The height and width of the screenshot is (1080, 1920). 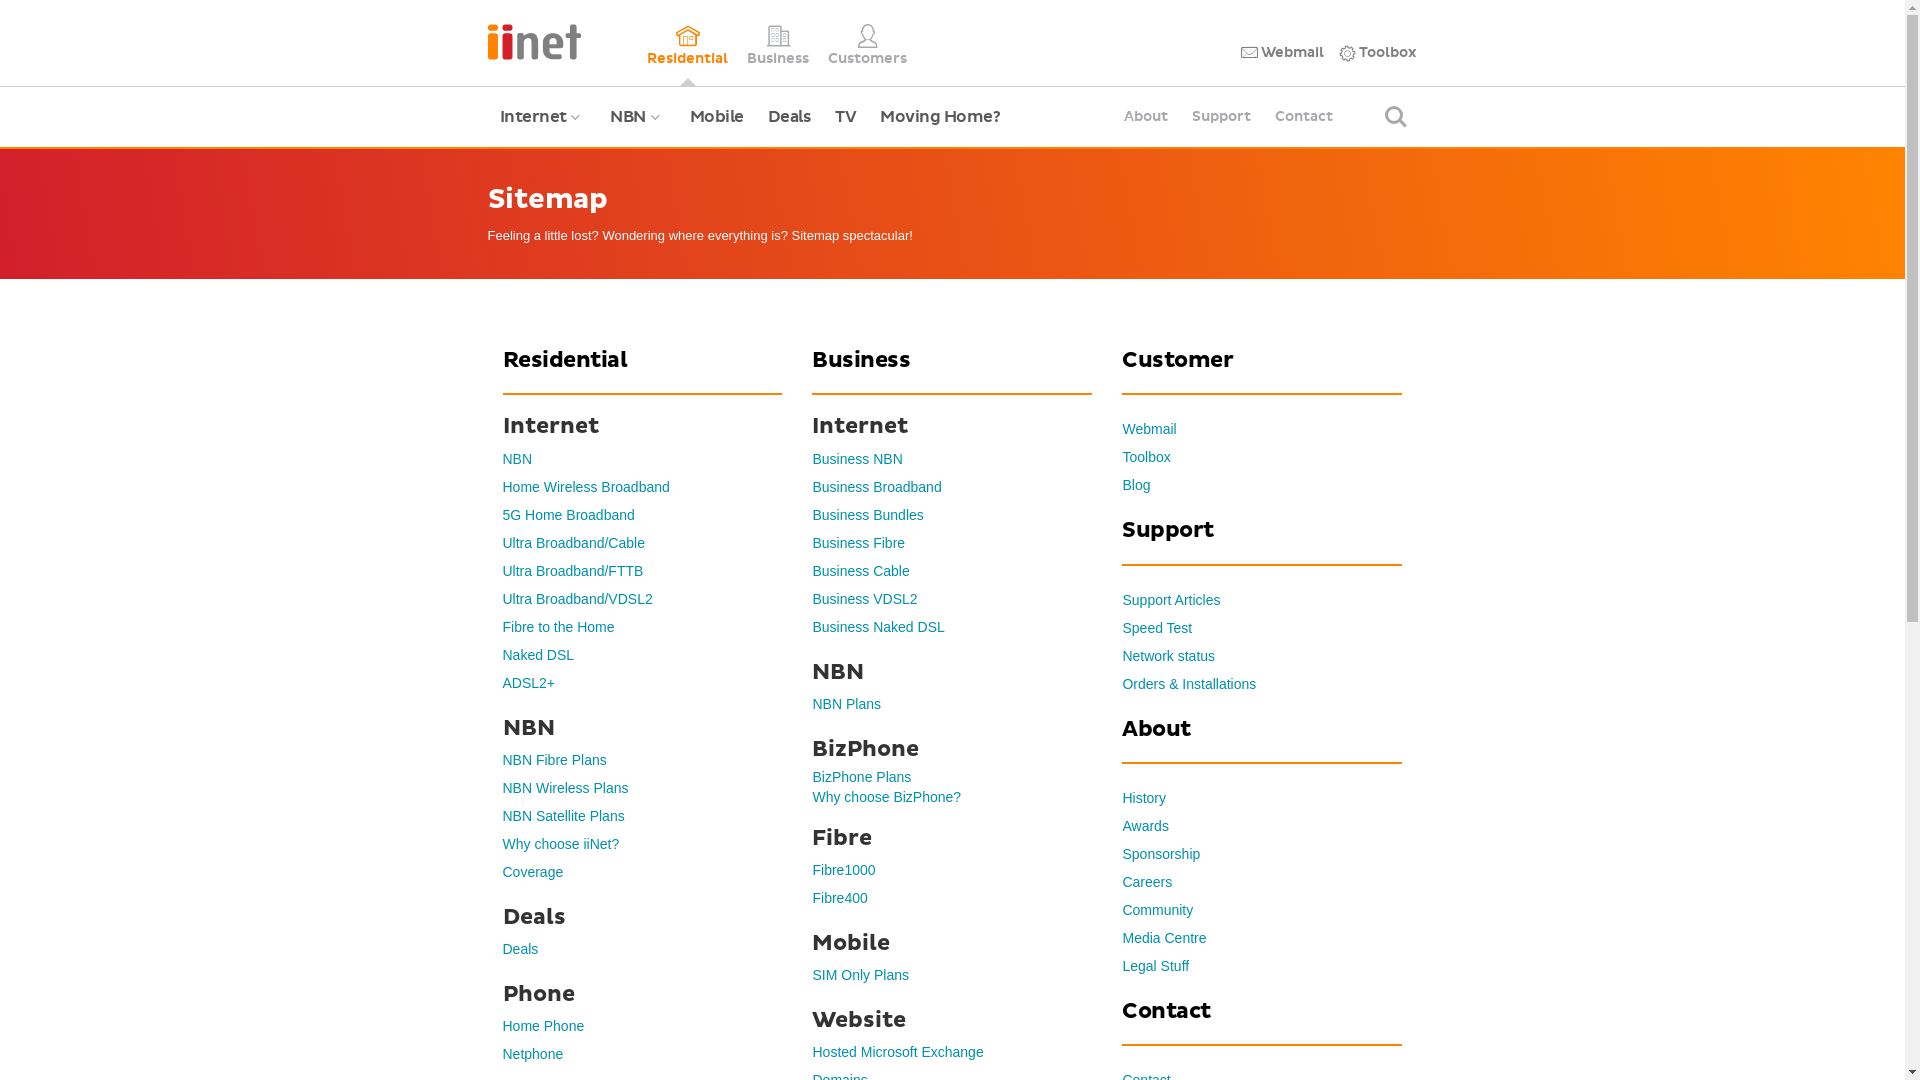 What do you see at coordinates (571, 570) in the screenshot?
I see `'Ultra Broadband/FTTB'` at bounding box center [571, 570].